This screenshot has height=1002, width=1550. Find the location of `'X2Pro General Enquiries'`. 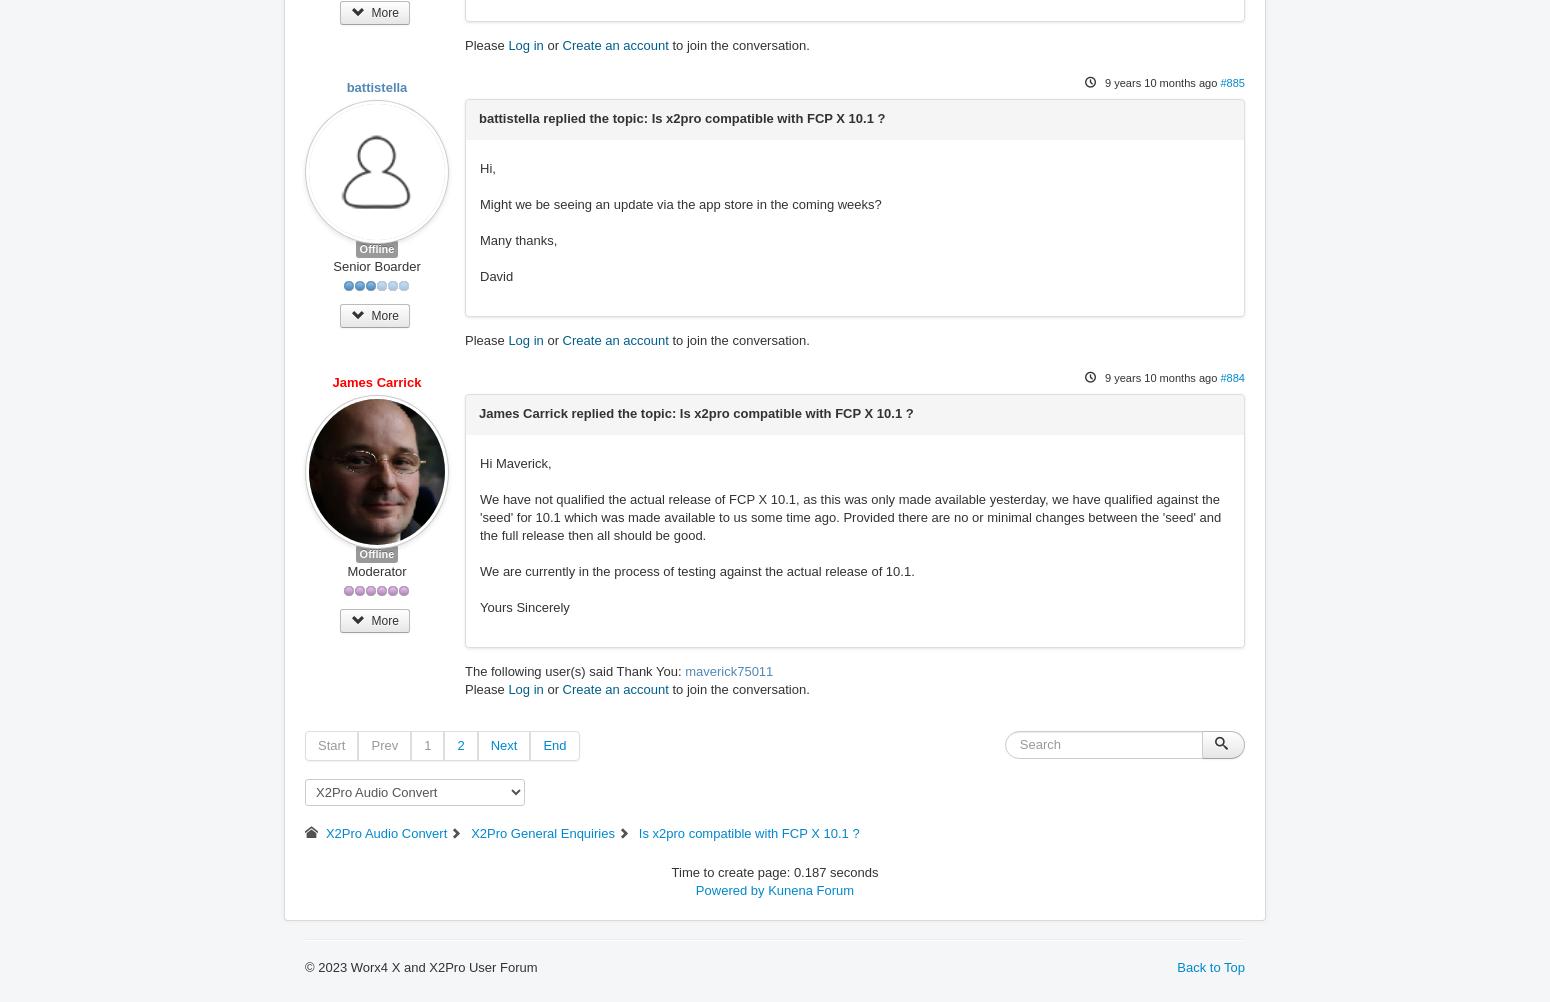

'X2Pro General Enquiries' is located at coordinates (541, 832).